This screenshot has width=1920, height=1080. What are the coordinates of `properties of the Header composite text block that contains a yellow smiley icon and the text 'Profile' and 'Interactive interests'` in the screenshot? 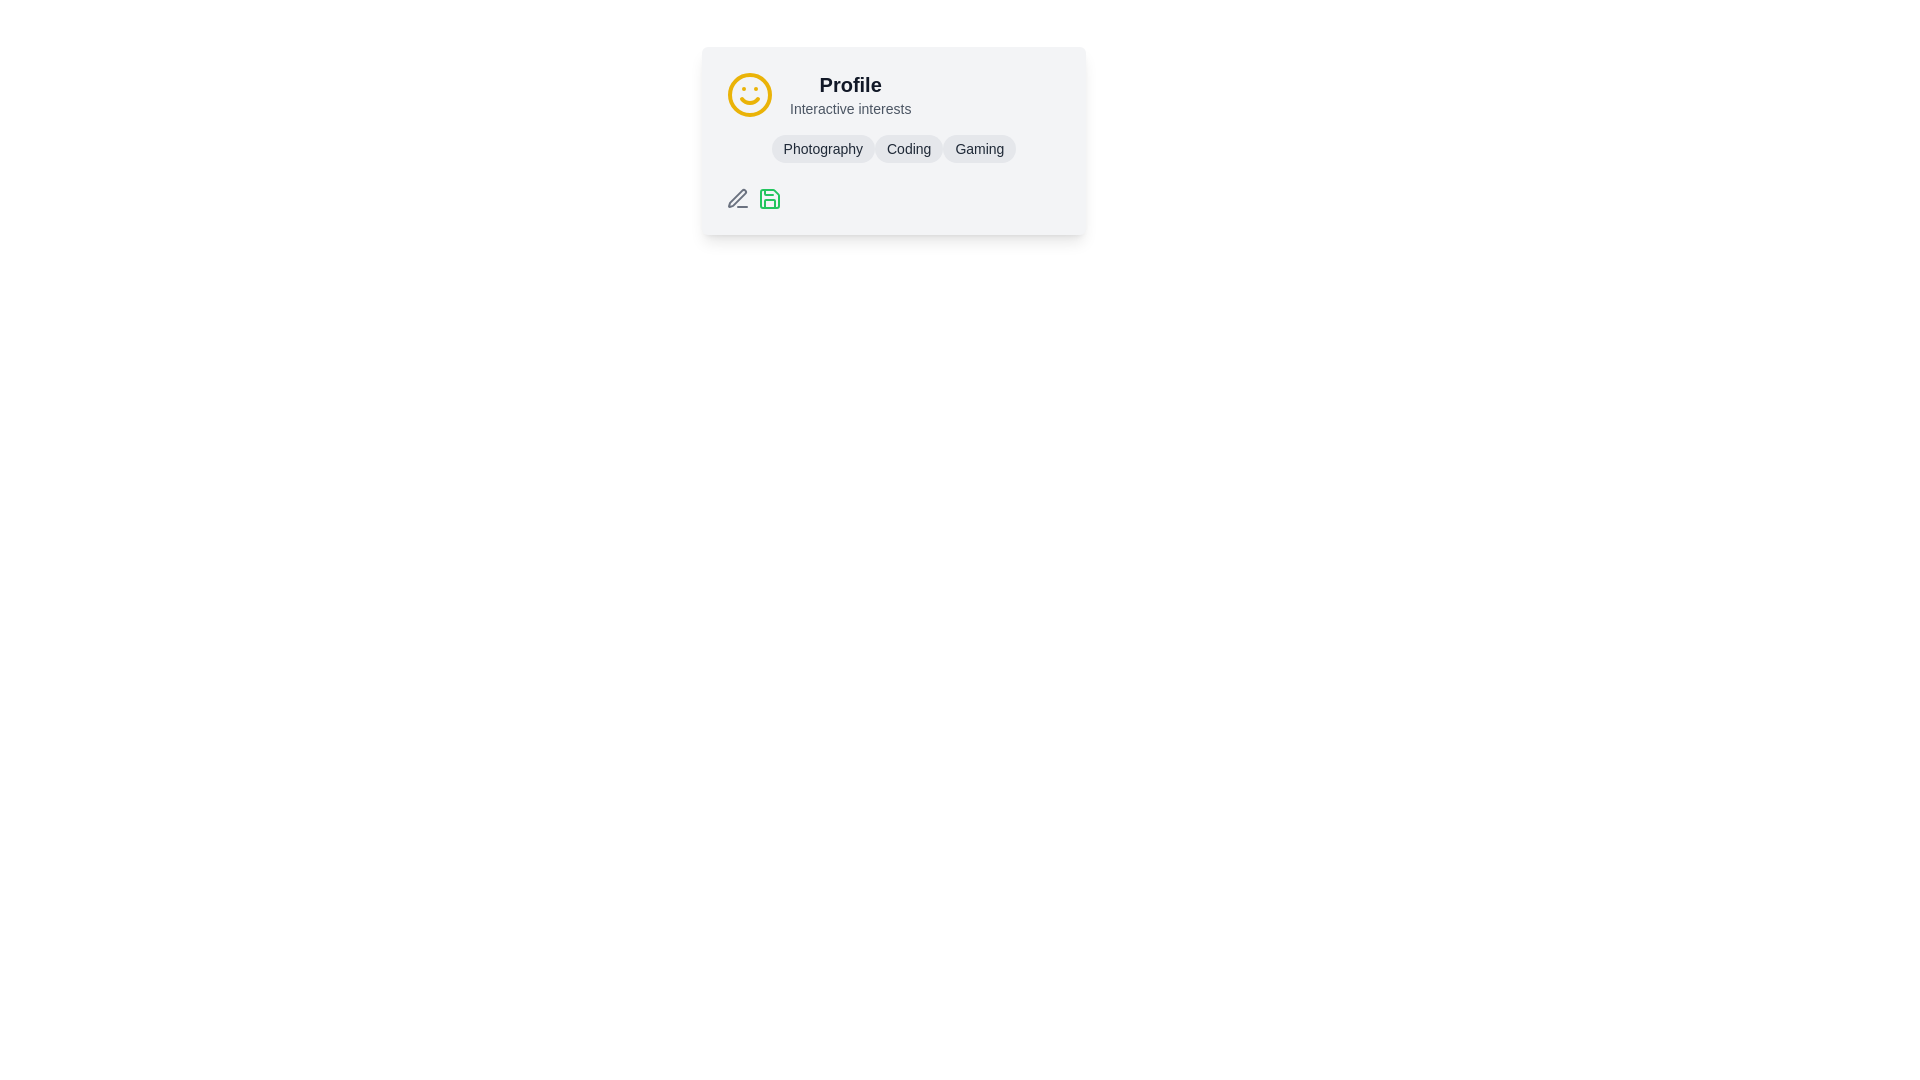 It's located at (892, 95).